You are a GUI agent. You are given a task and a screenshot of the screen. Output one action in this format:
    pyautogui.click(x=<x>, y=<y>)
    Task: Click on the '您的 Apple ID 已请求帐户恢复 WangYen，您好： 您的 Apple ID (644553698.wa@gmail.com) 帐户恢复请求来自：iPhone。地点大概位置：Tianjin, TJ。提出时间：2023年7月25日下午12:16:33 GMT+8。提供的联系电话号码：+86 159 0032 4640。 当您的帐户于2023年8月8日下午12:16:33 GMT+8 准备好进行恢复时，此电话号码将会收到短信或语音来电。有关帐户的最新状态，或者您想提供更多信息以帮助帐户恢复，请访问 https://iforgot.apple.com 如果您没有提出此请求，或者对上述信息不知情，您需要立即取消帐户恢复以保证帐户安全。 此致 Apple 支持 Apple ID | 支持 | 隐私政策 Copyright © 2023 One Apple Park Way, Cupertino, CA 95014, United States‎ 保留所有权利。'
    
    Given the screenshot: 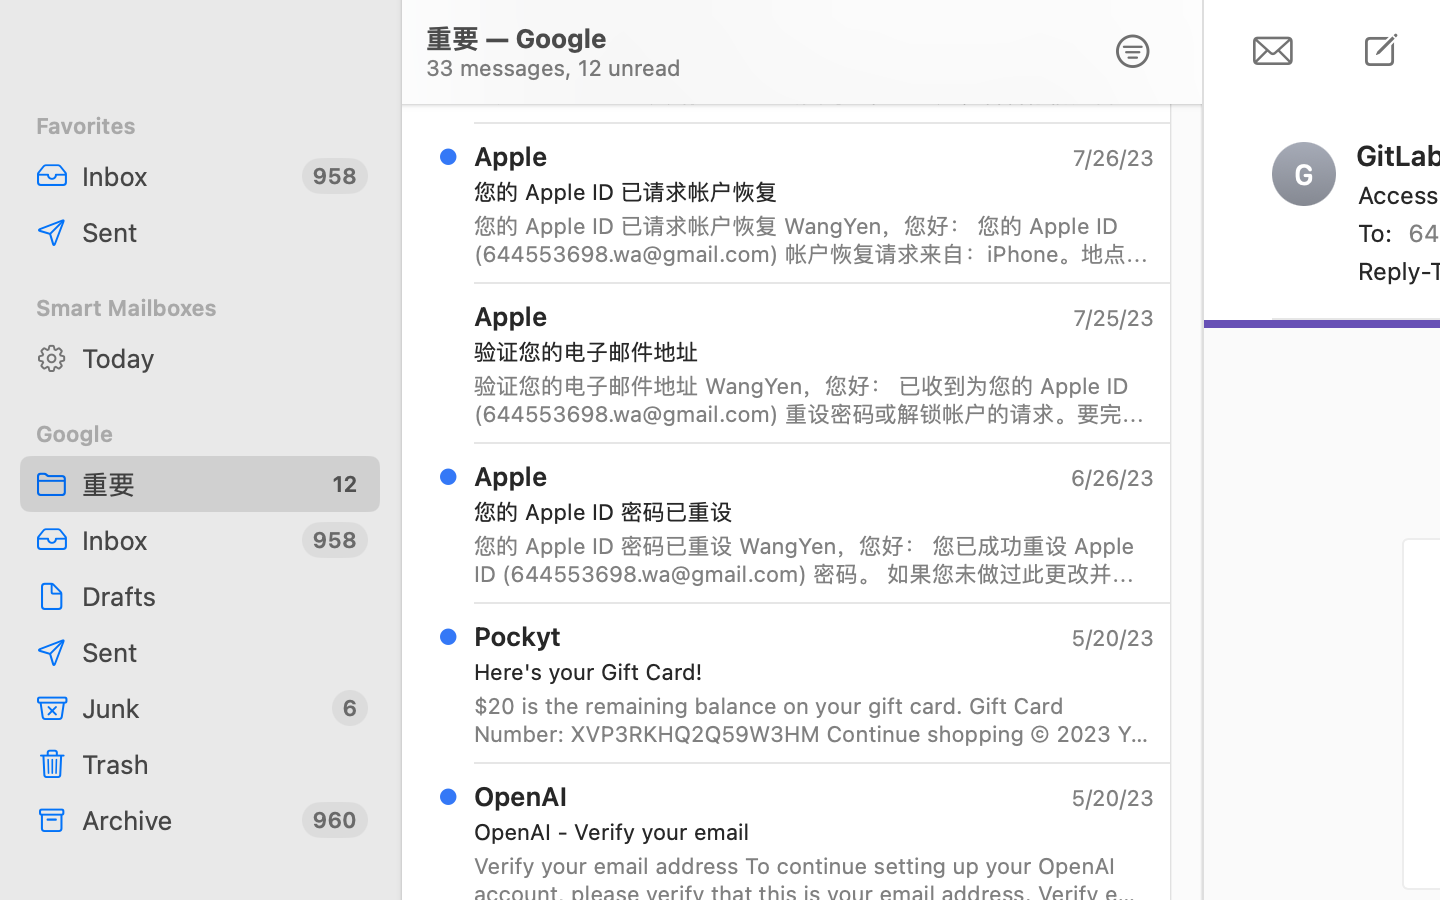 What is the action you would take?
    pyautogui.click(x=814, y=239)
    